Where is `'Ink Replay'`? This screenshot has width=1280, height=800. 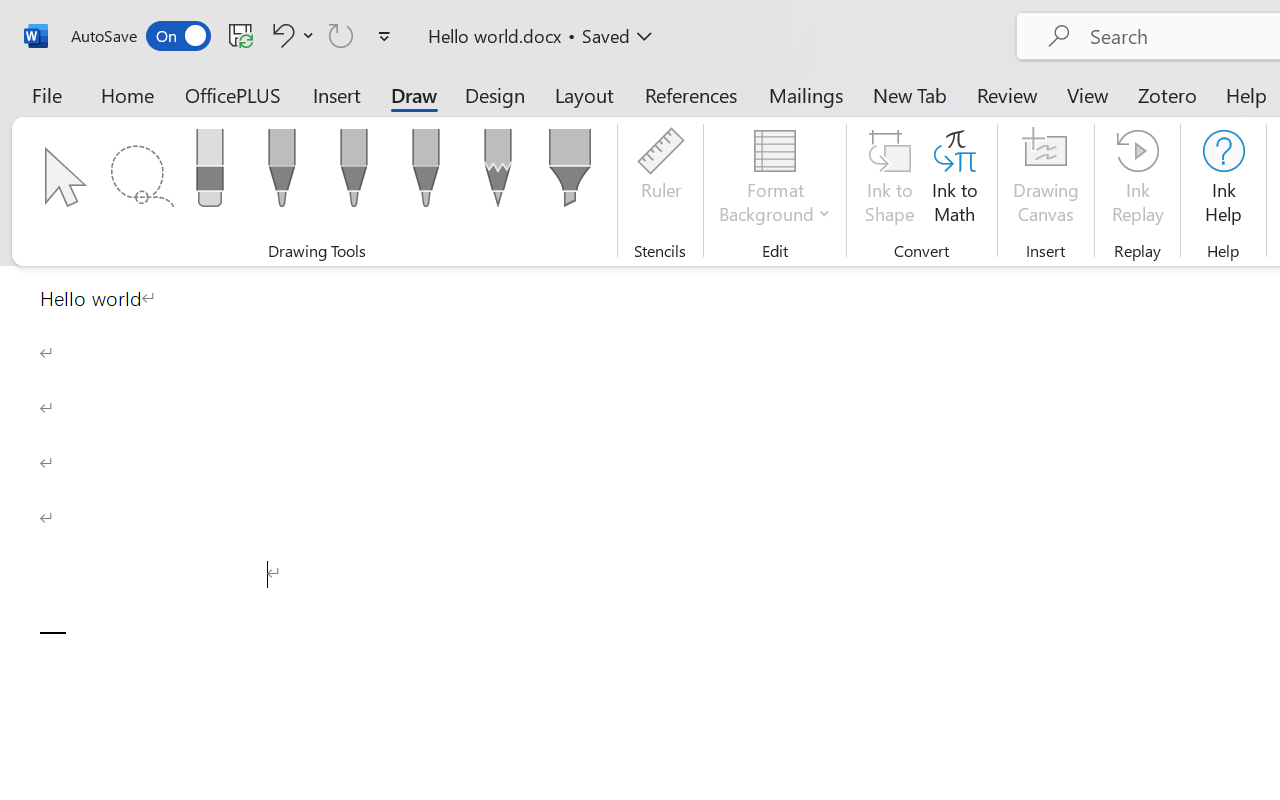
'Ink Replay' is located at coordinates (1137, 179).